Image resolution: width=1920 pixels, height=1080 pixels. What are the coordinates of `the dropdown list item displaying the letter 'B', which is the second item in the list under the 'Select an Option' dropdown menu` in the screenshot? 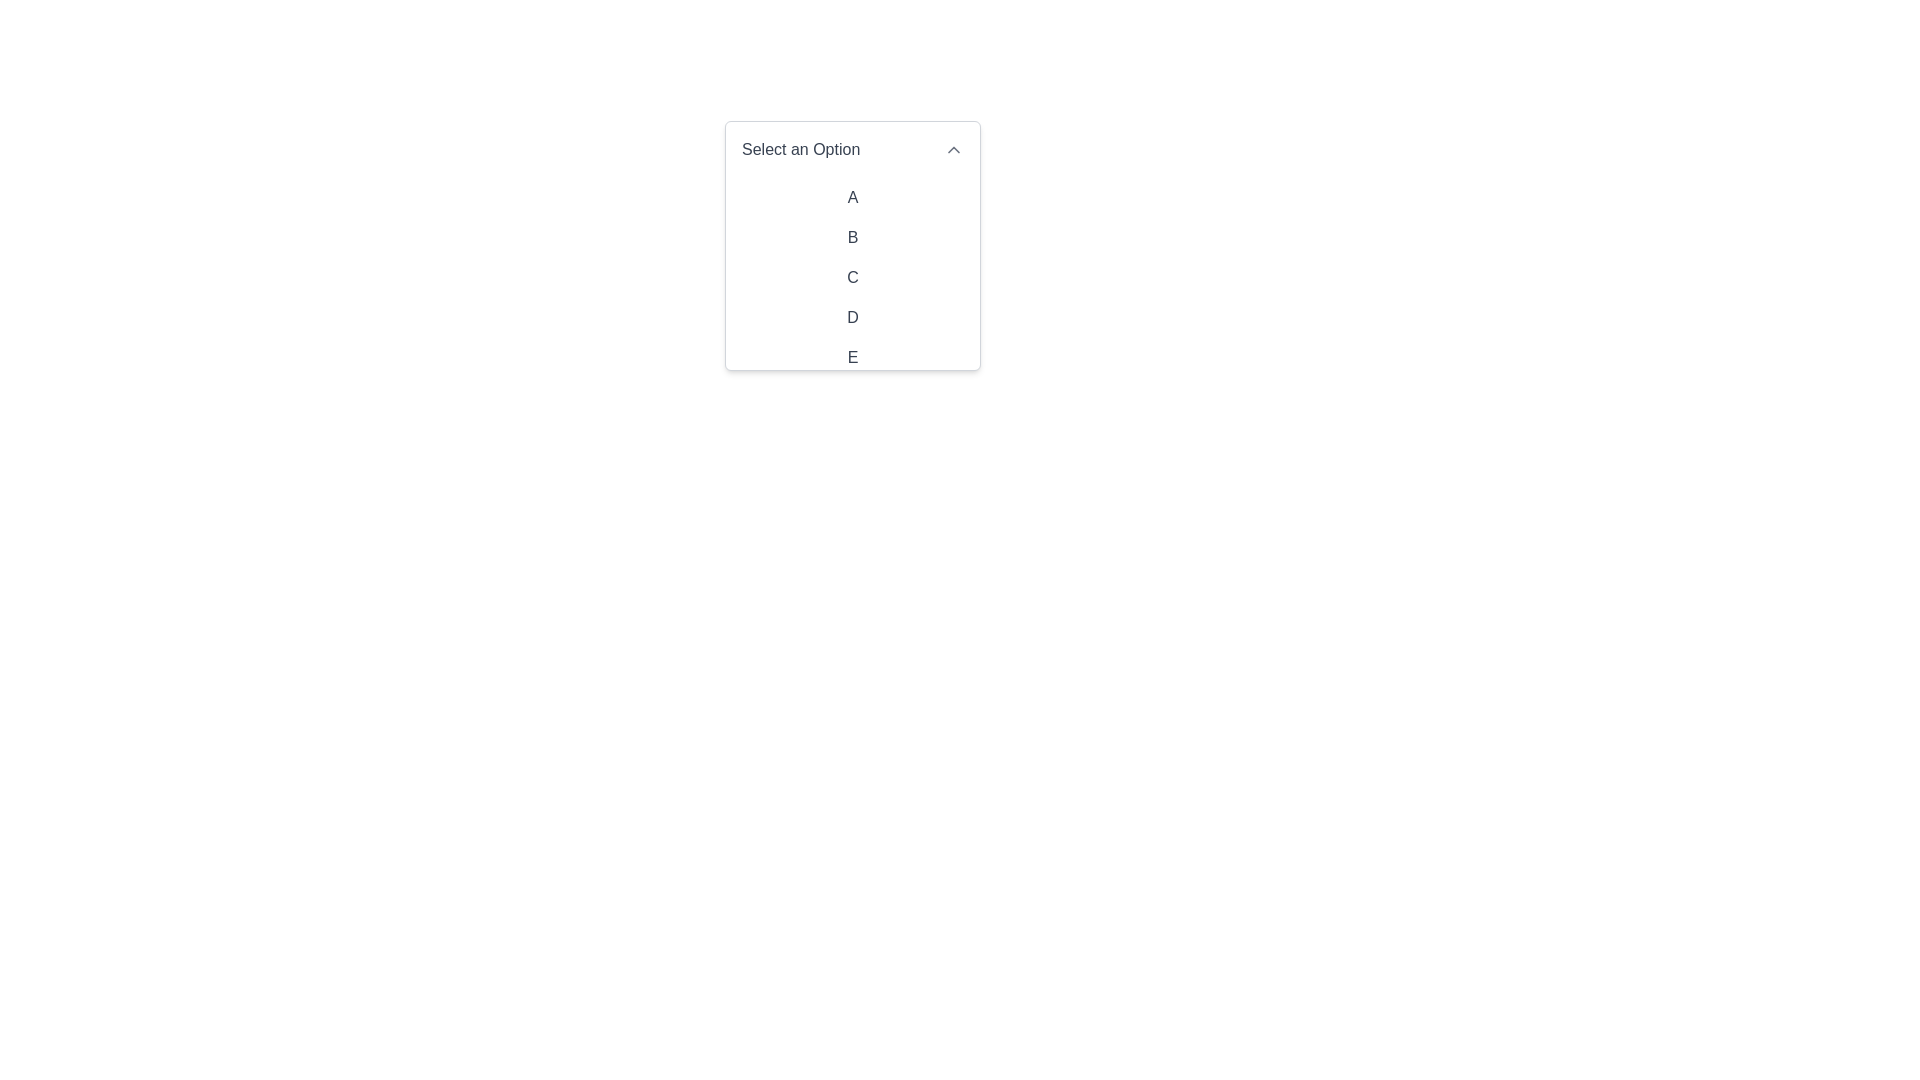 It's located at (853, 245).